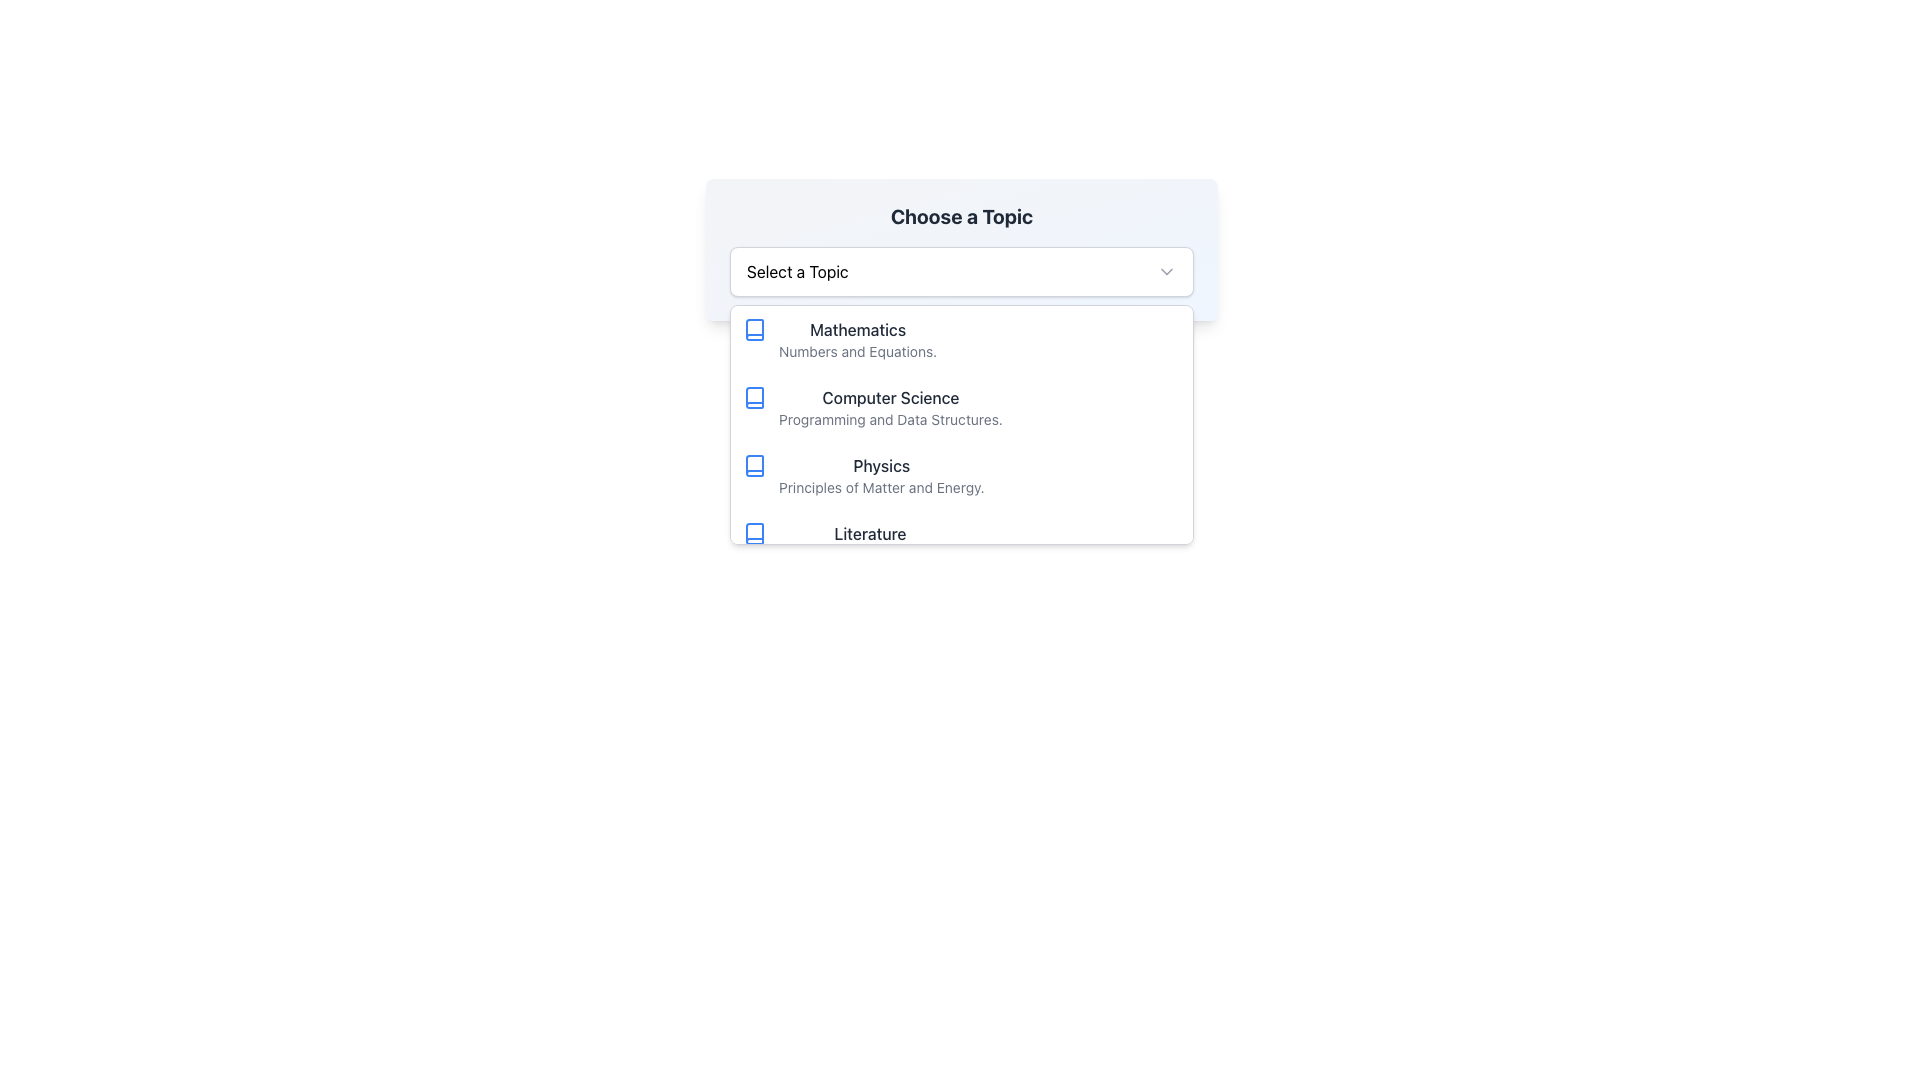 The image size is (1920, 1080). I want to click on the text label for the second option in the dropdown titled 'Choose a Topic', which is the first line of text for 'Programming and Data Structures', so click(890, 397).